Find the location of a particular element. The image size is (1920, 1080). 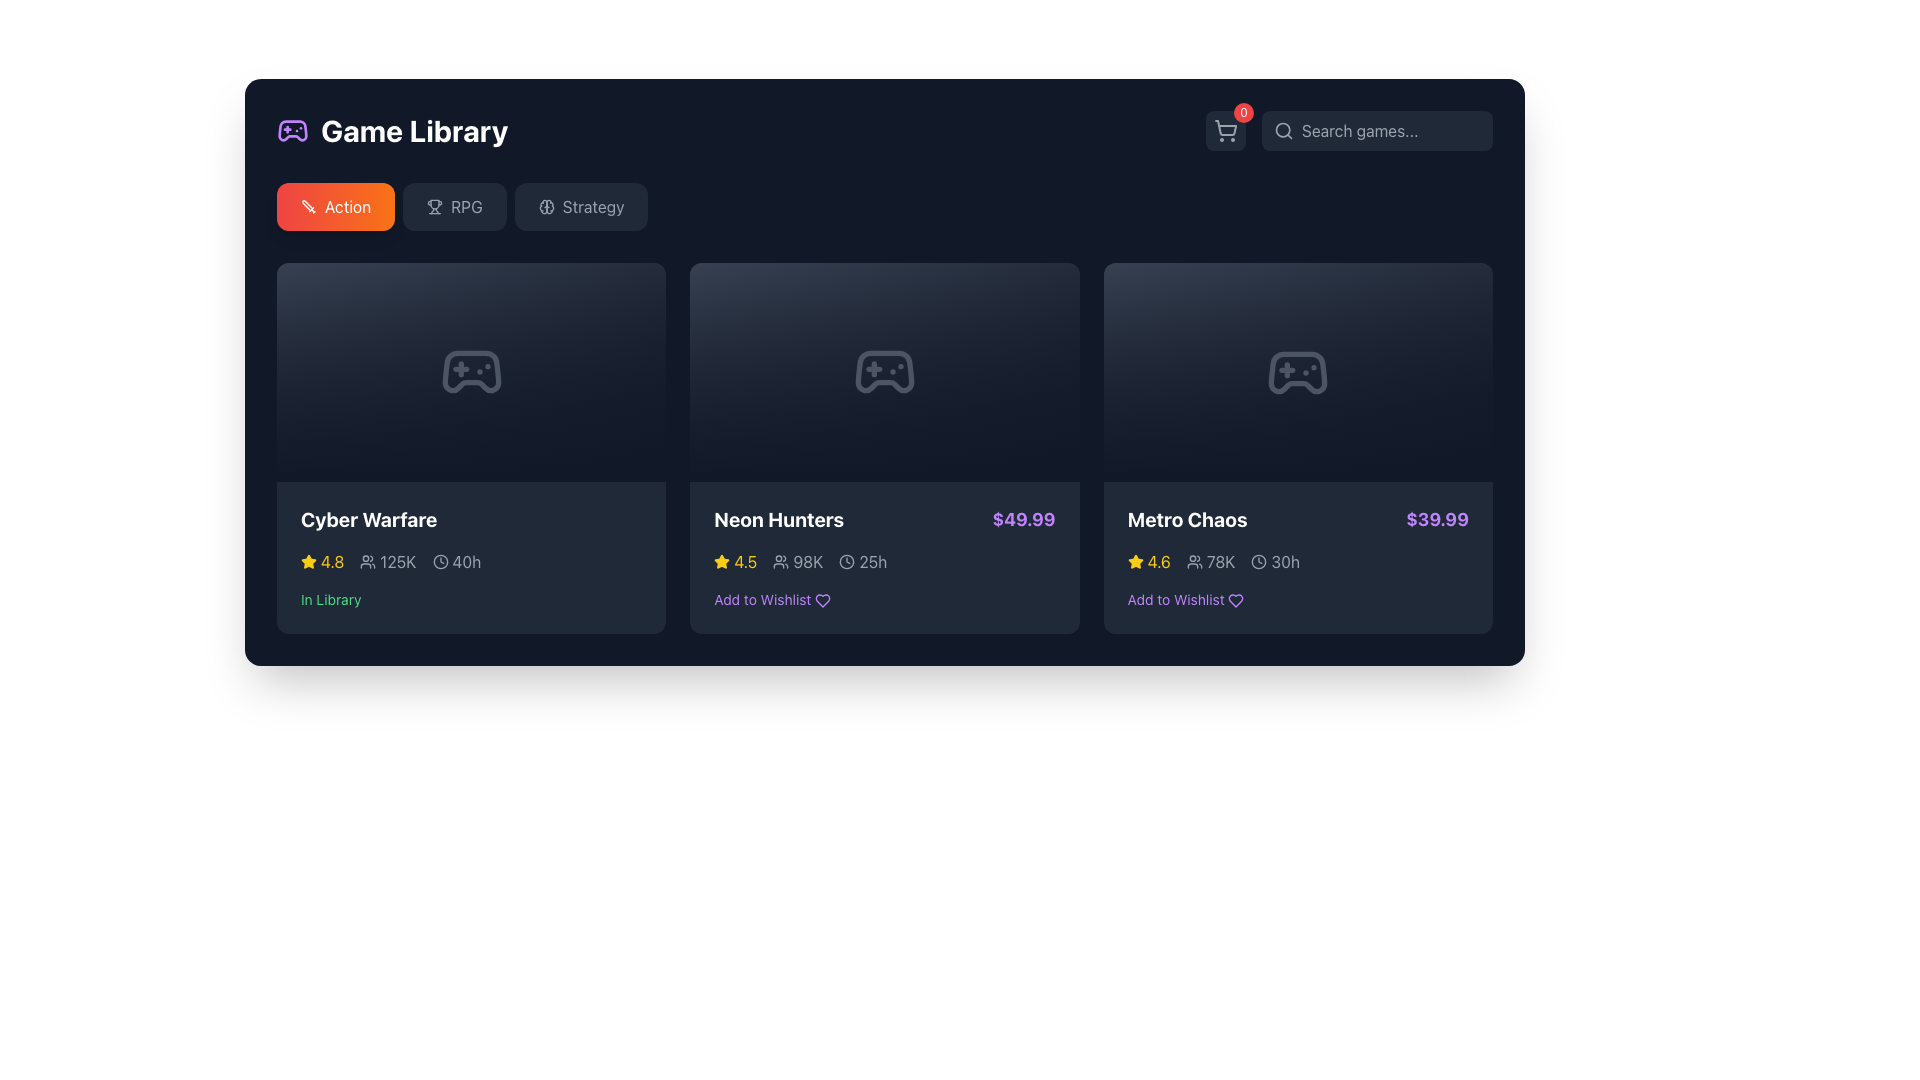

the decorative star icon representing a rating value for the game 'Neon Hunters', located to the left of the text '4.5', to influence the rating display is located at coordinates (720, 560).